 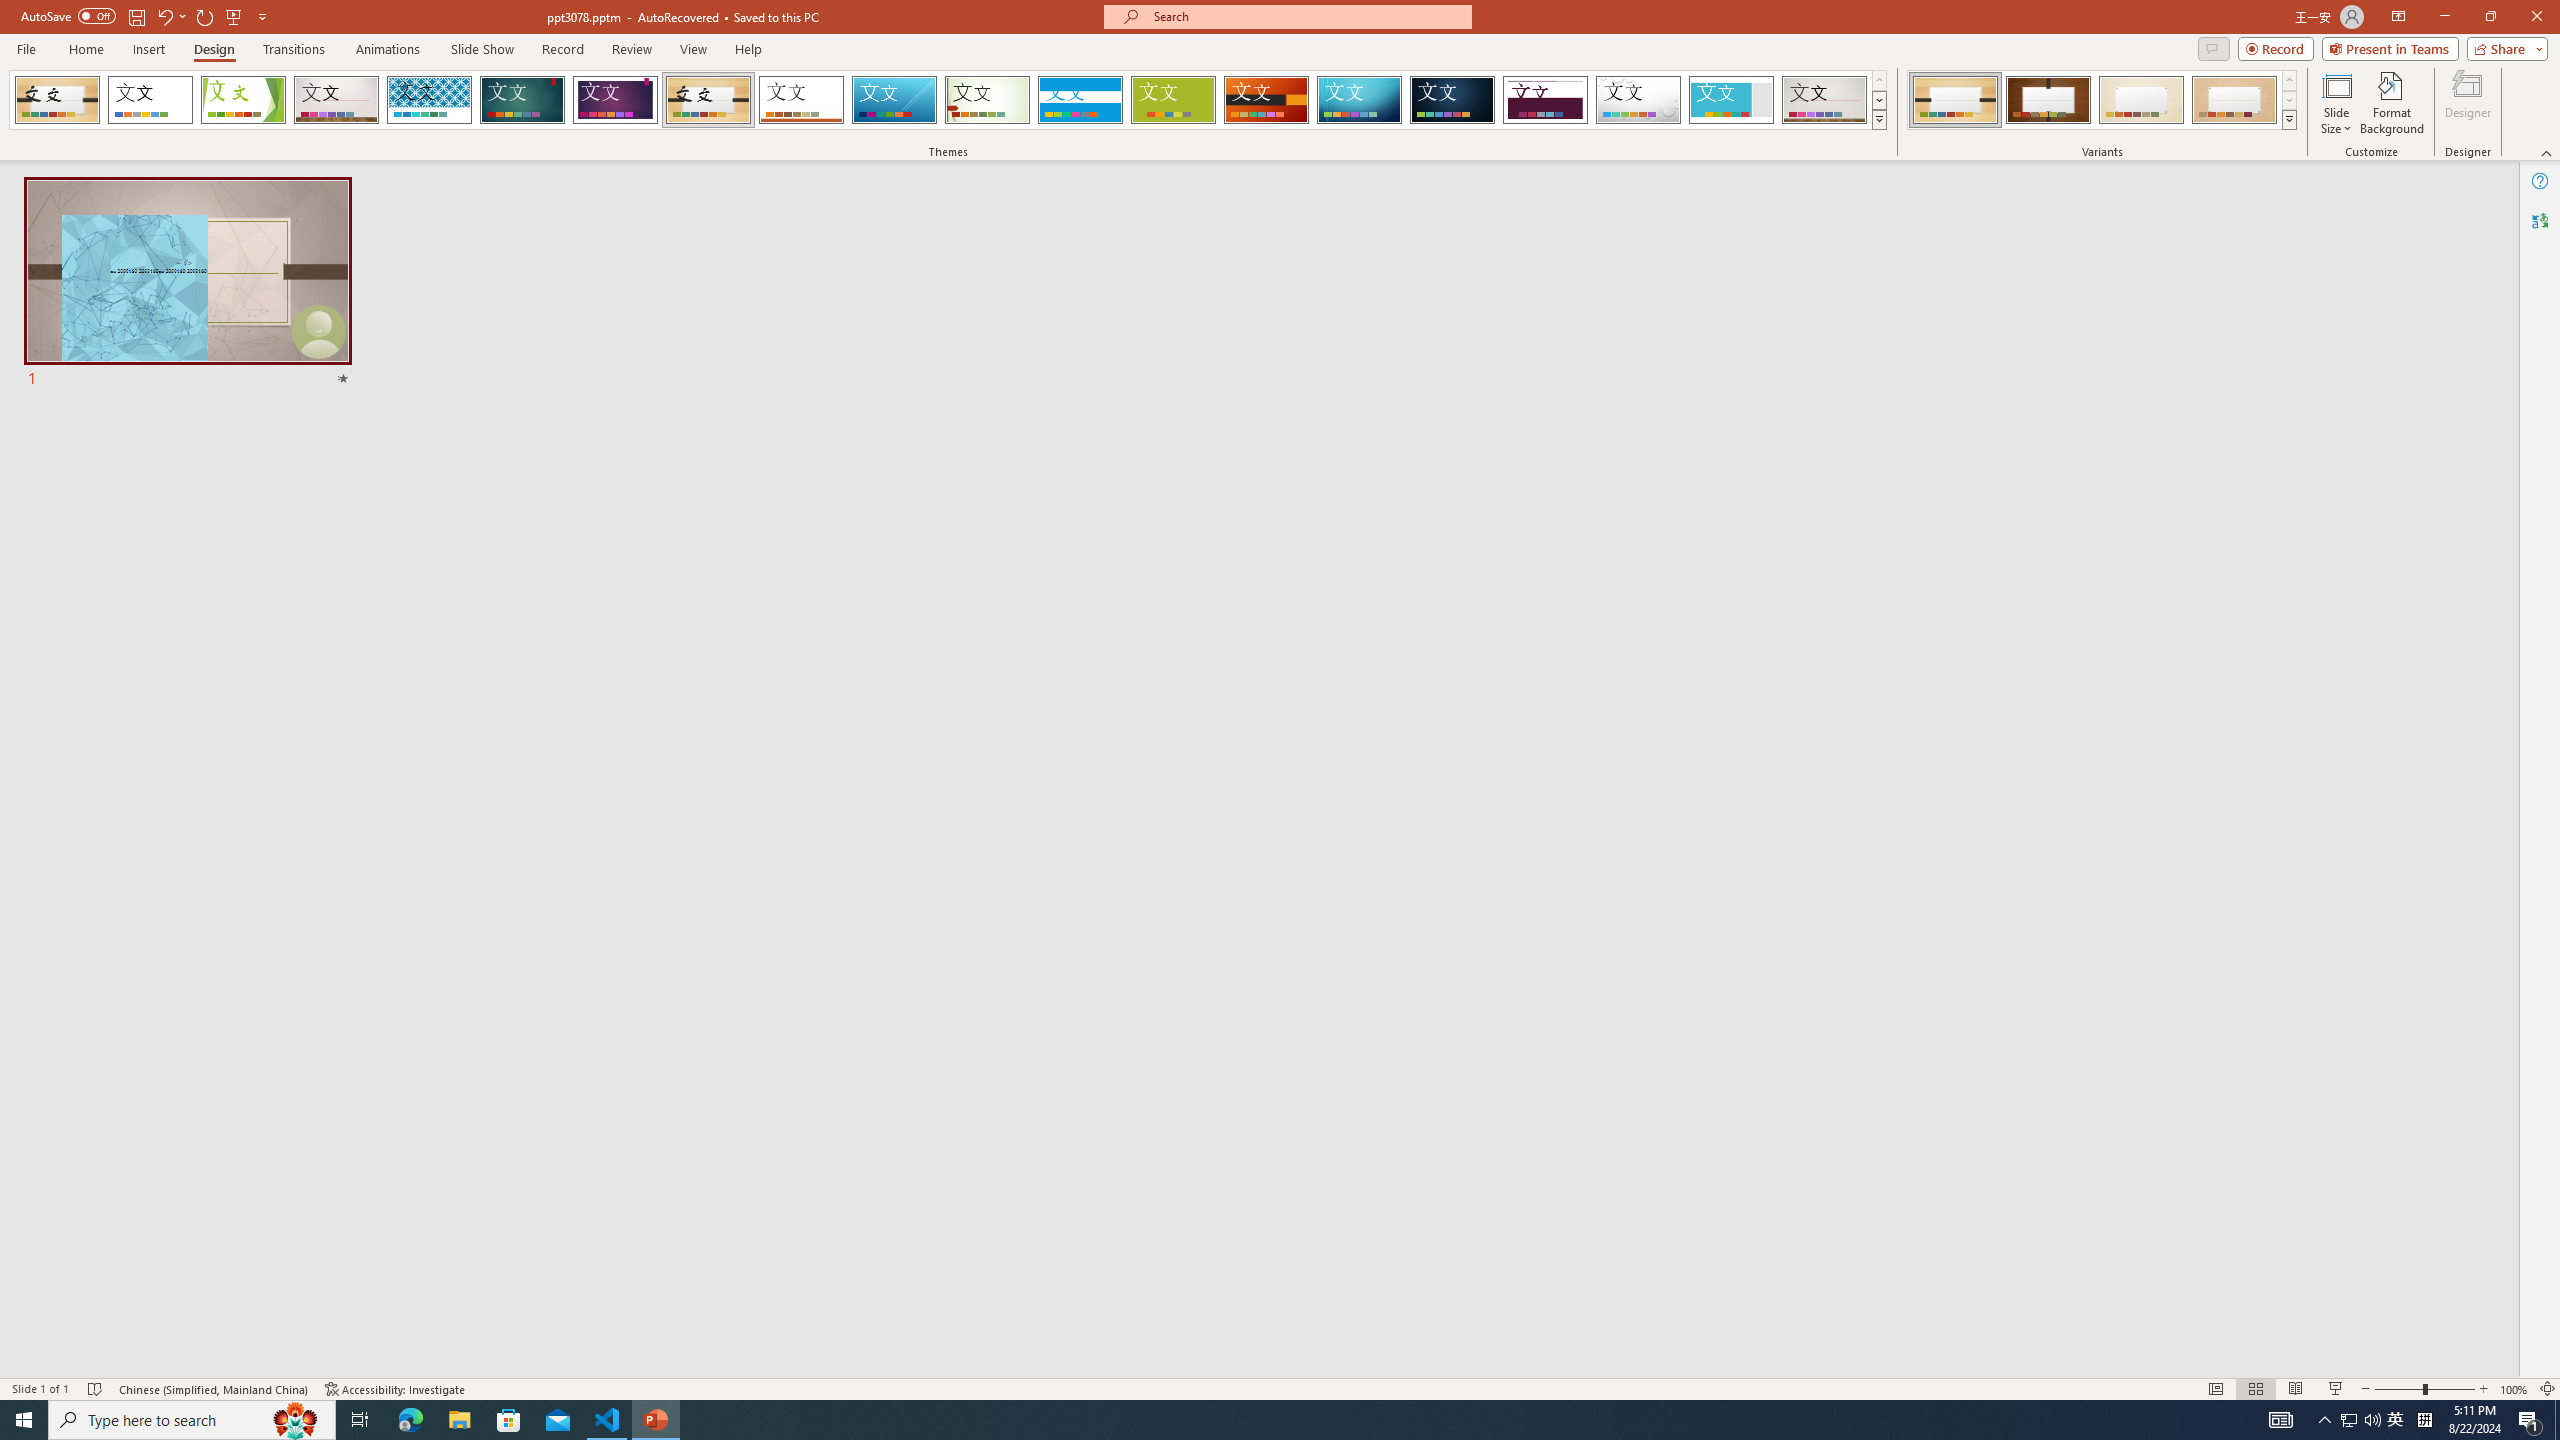 I want to click on 'Integral', so click(x=429, y=99).